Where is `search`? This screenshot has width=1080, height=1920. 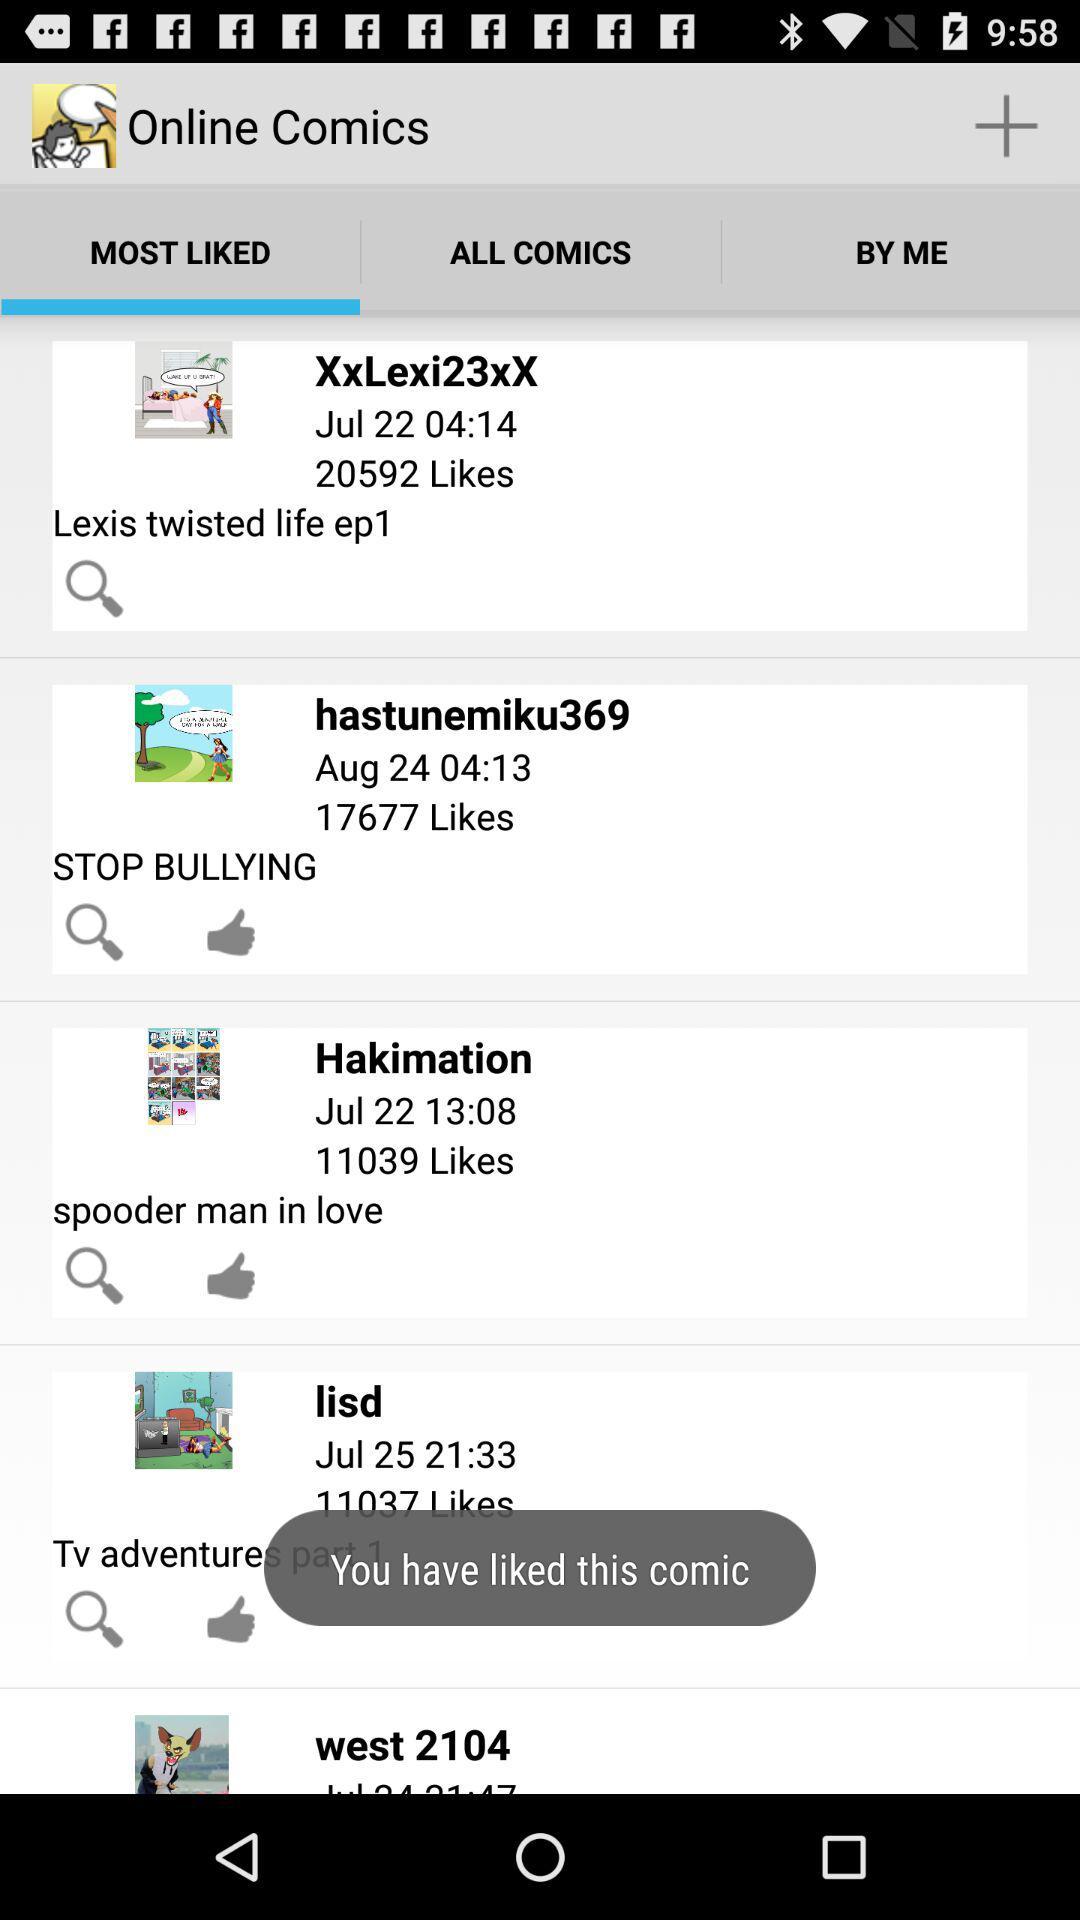
search is located at coordinates (94, 587).